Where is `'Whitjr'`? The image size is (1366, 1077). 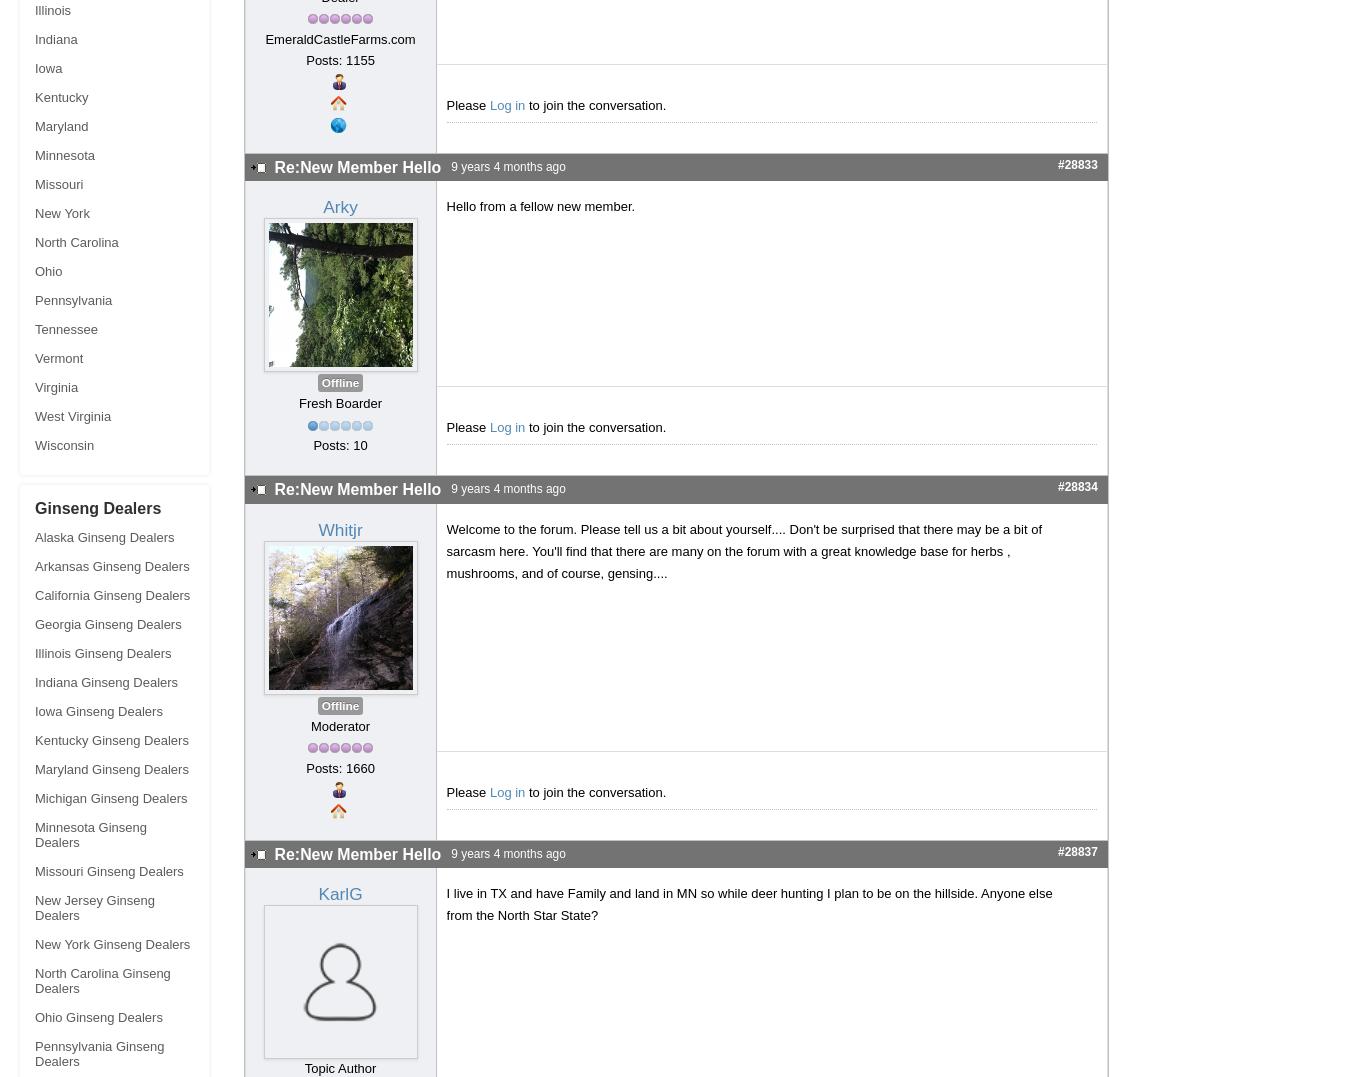 'Whitjr' is located at coordinates (339, 528).